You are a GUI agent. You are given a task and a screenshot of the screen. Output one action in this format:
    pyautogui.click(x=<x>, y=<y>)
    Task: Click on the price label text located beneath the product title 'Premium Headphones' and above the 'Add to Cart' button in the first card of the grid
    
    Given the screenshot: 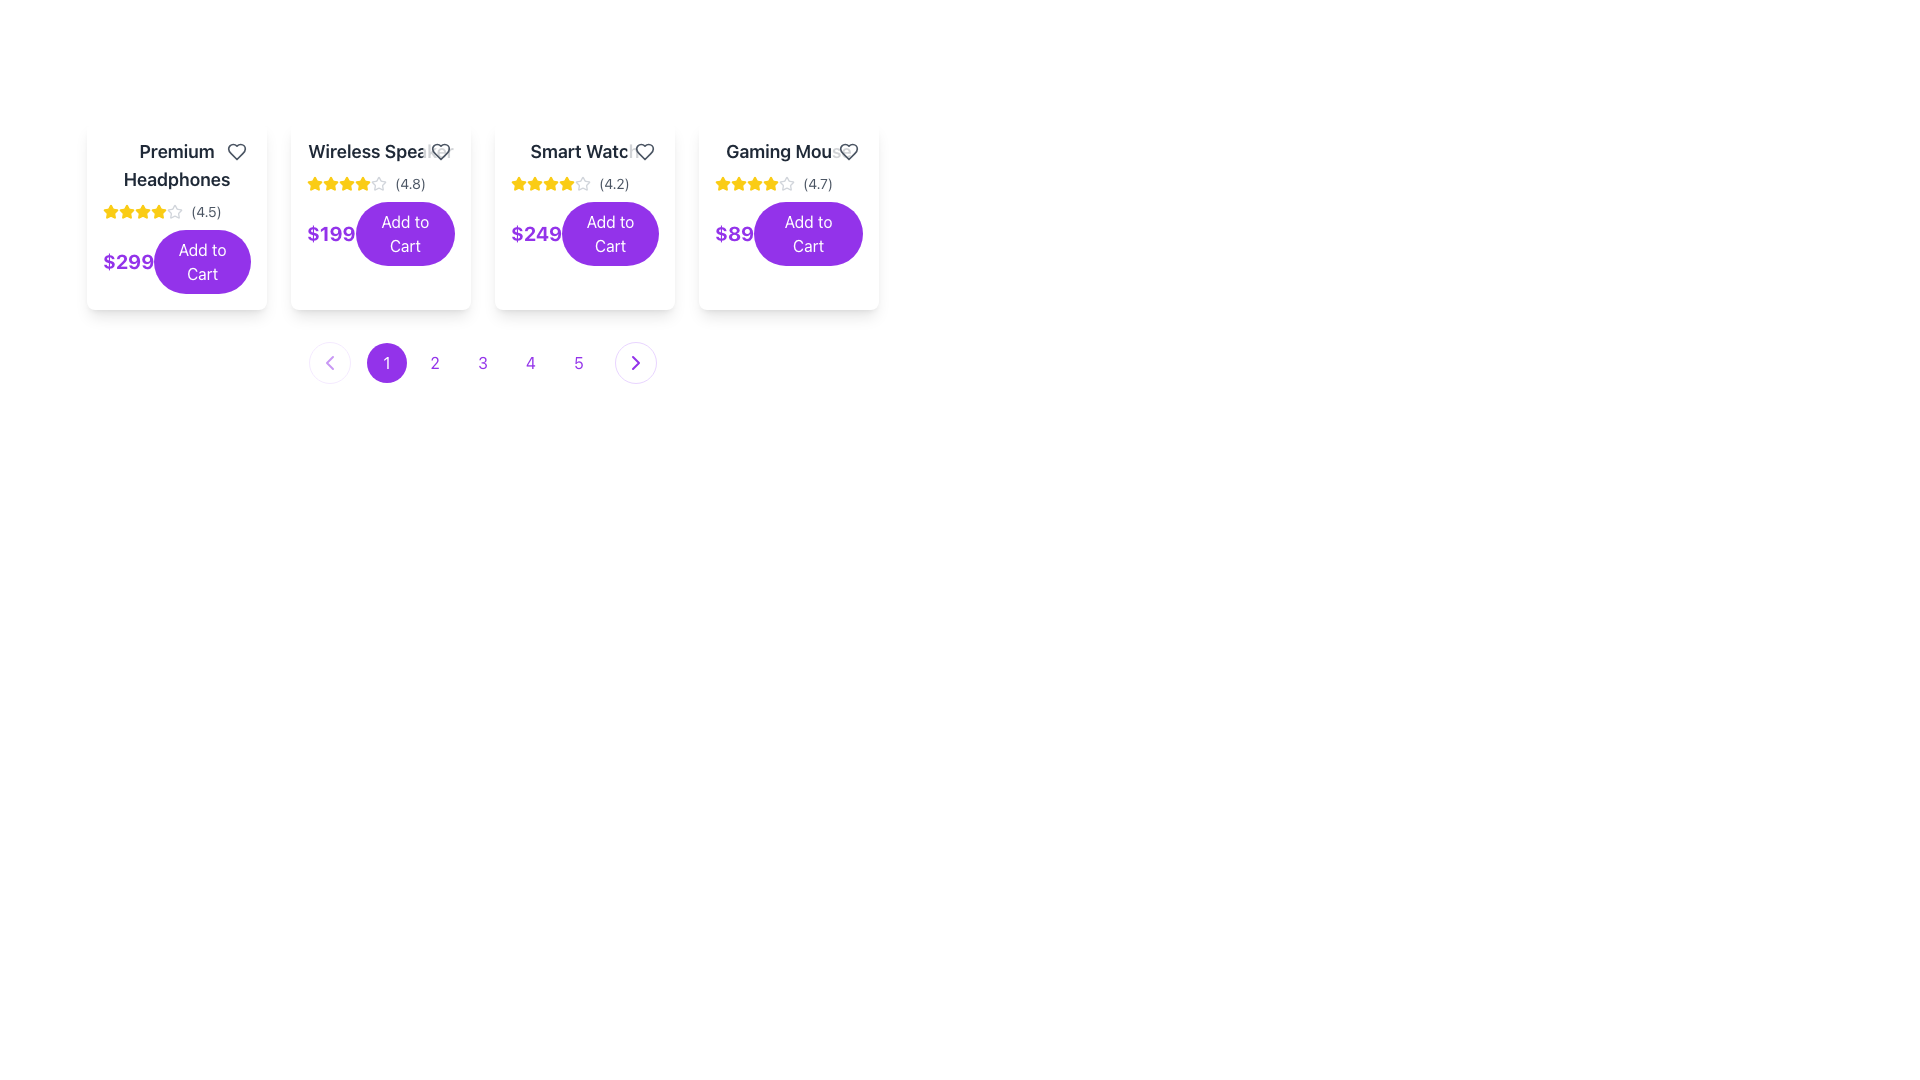 What is the action you would take?
    pyautogui.click(x=127, y=261)
    